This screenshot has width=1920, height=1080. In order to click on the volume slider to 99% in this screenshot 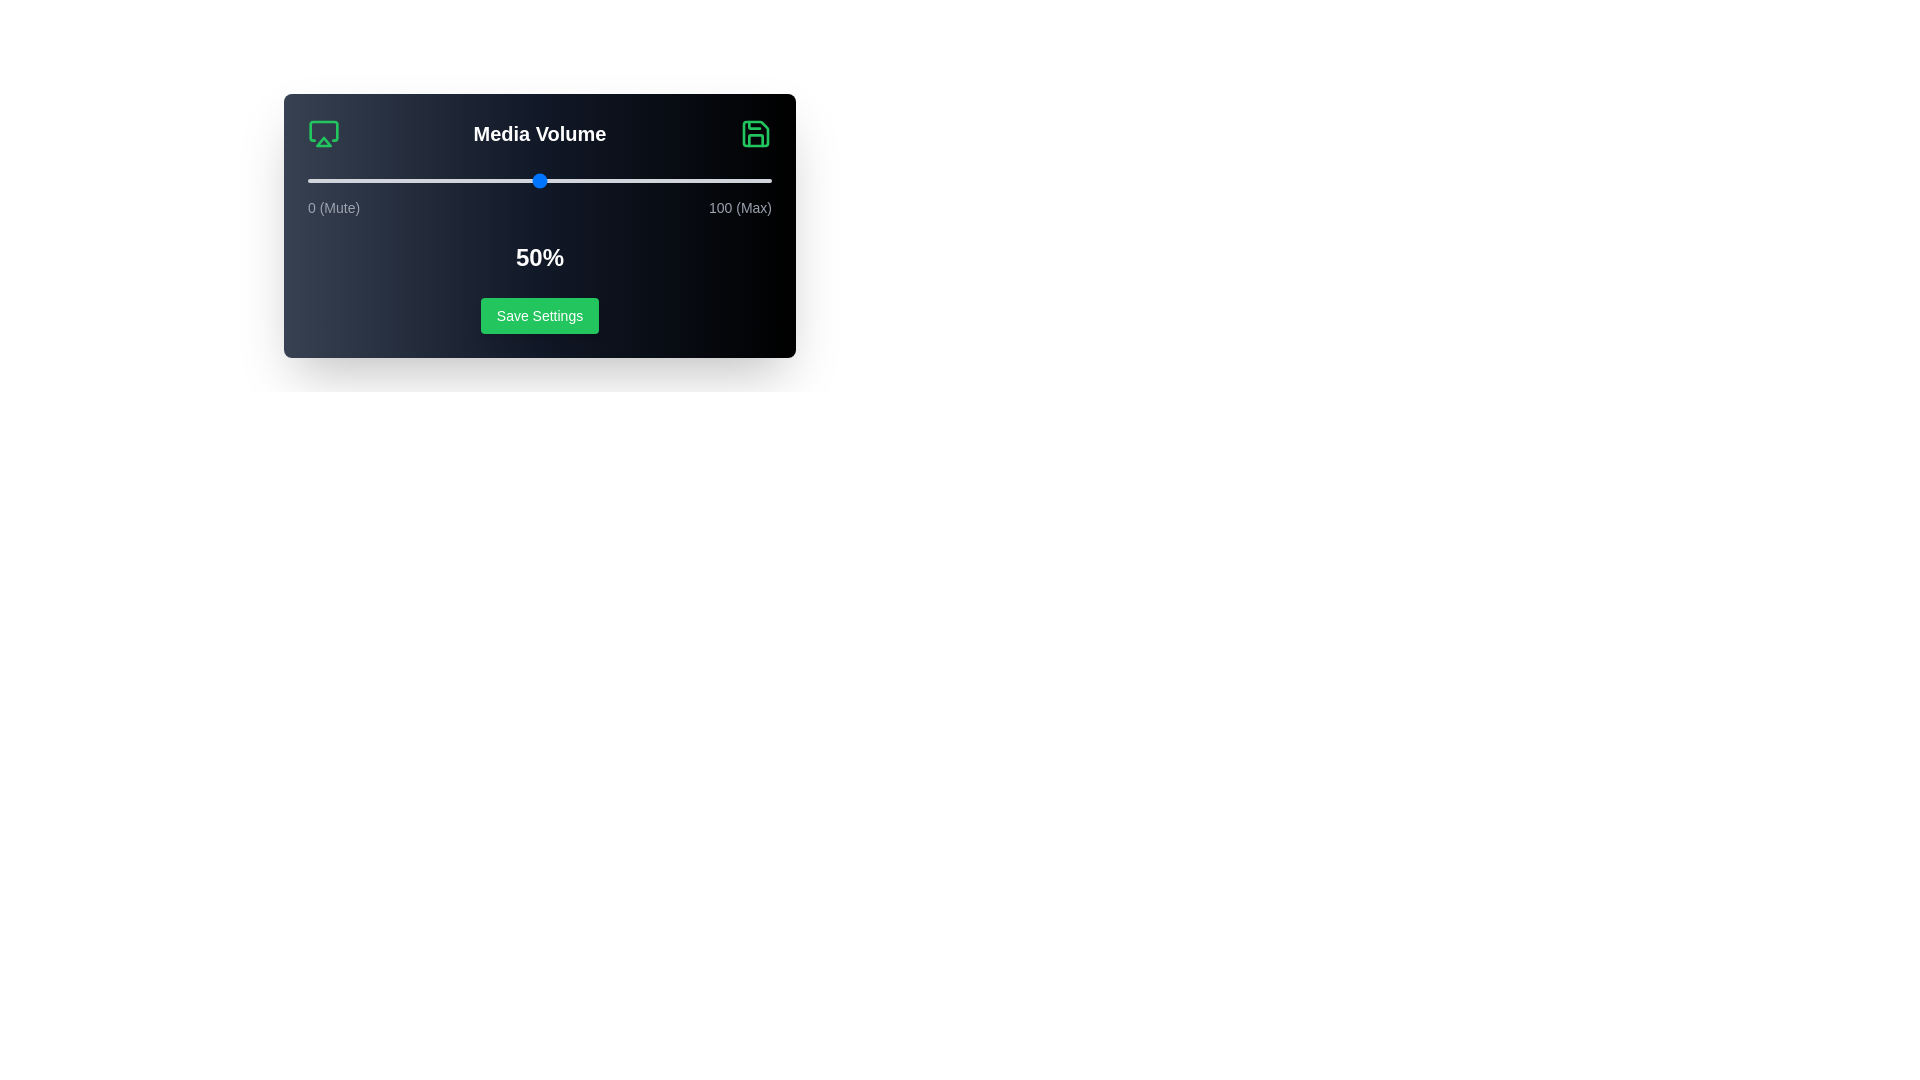, I will do `click(766, 181)`.